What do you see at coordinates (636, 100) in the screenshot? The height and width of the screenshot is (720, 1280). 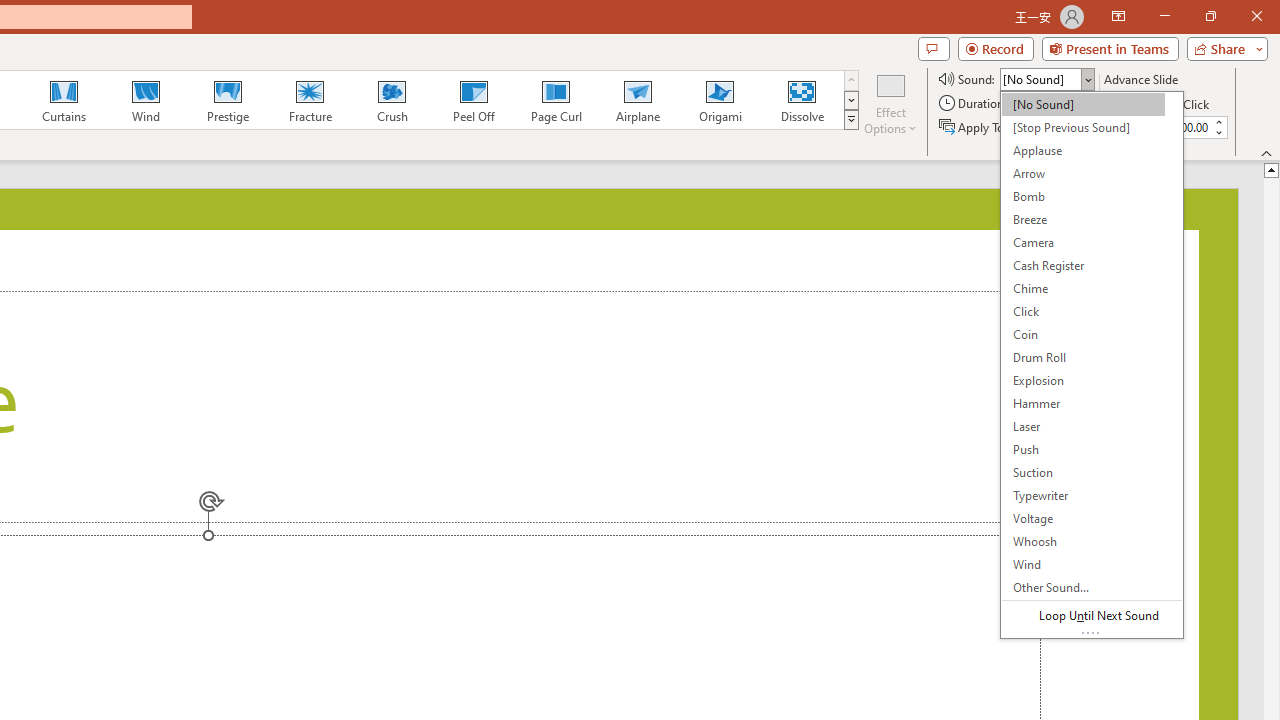 I see `'Airplane'` at bounding box center [636, 100].